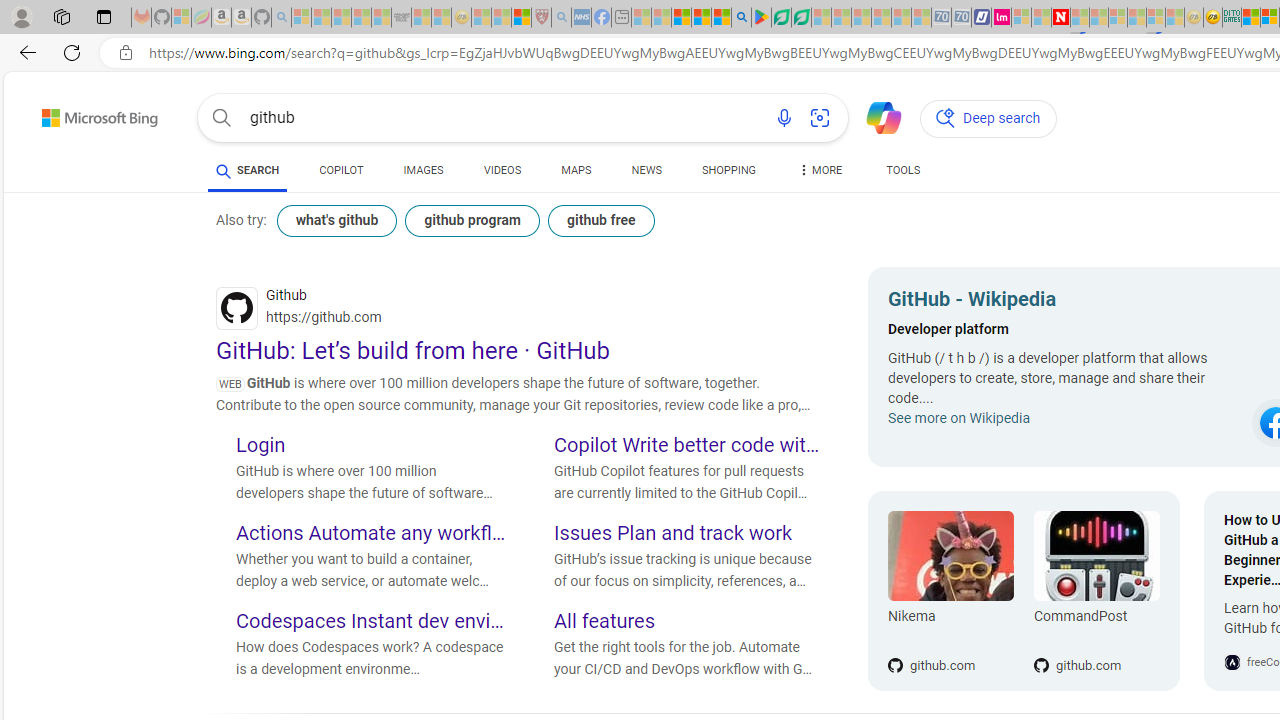  What do you see at coordinates (1085, 590) in the screenshot?
I see `'CommandPost CommandPost github.com'` at bounding box center [1085, 590].